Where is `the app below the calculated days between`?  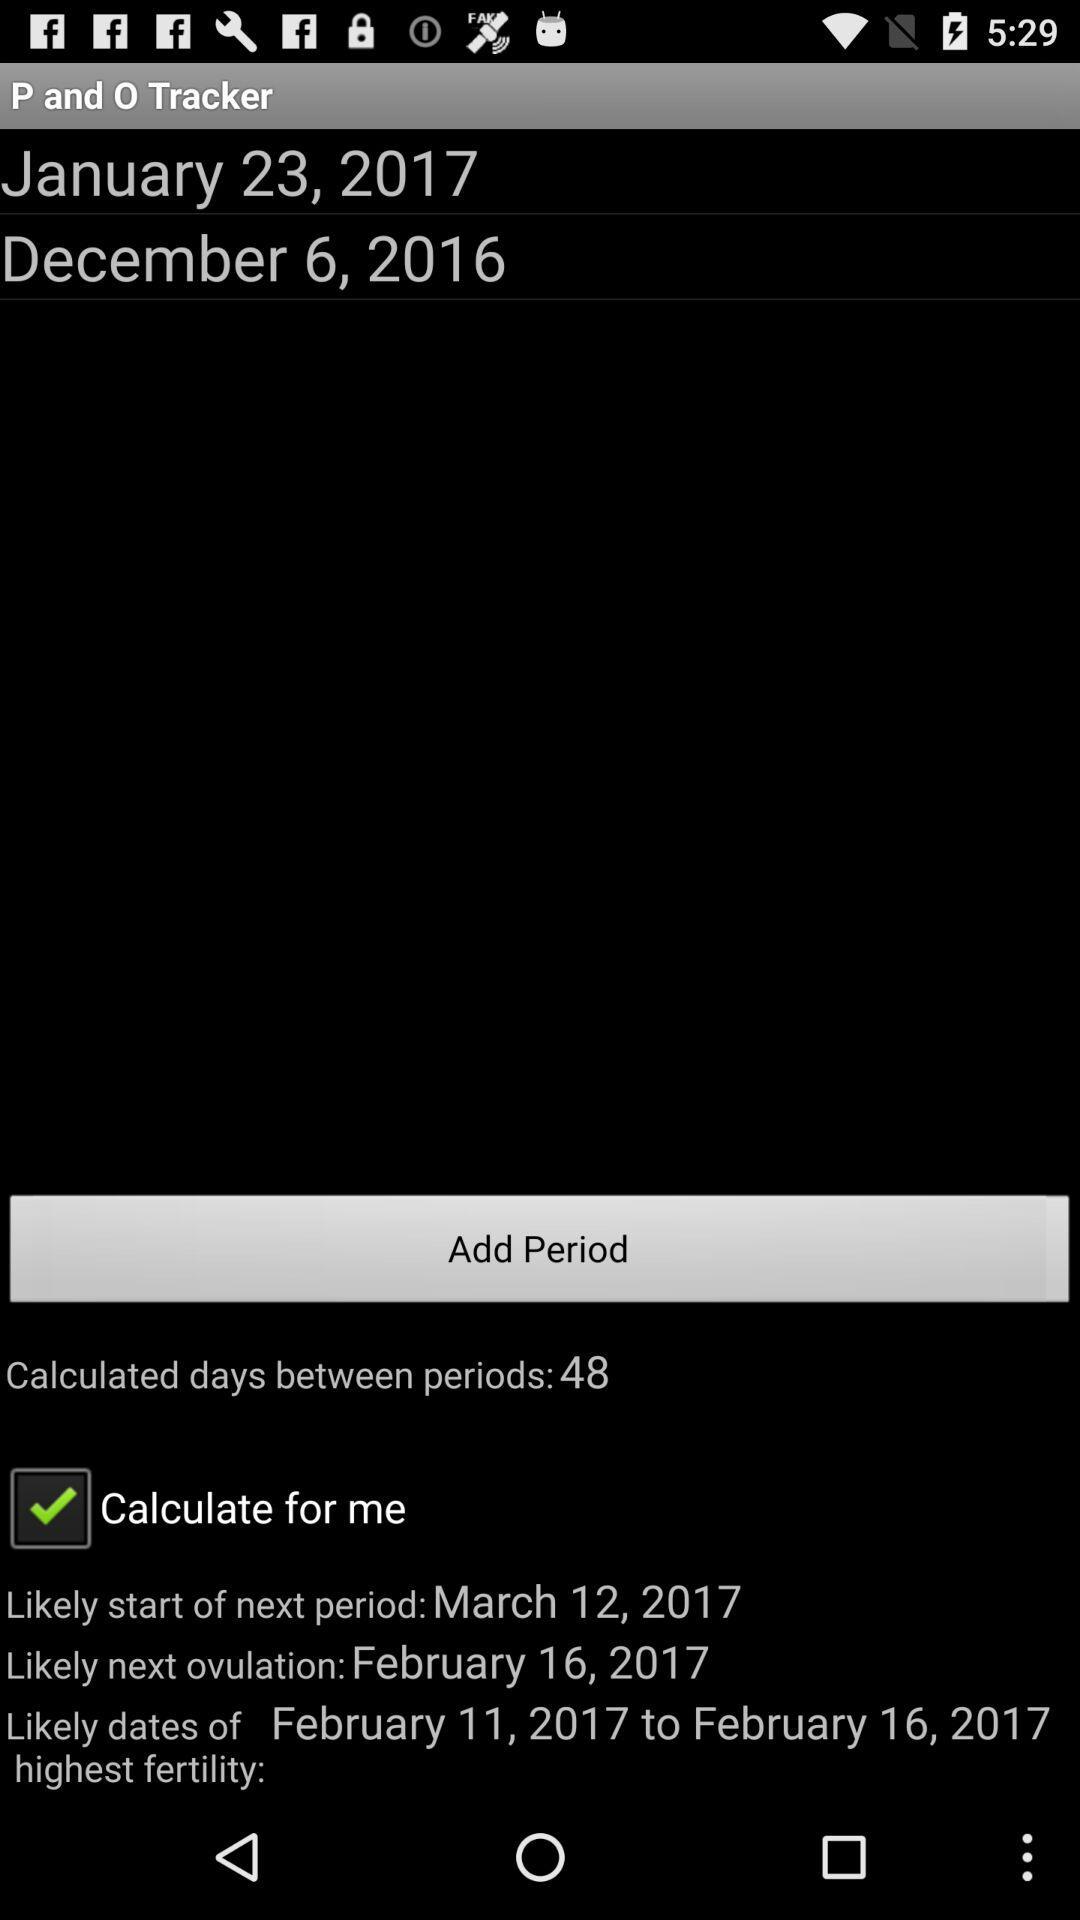
the app below the calculated days between is located at coordinates (203, 1506).